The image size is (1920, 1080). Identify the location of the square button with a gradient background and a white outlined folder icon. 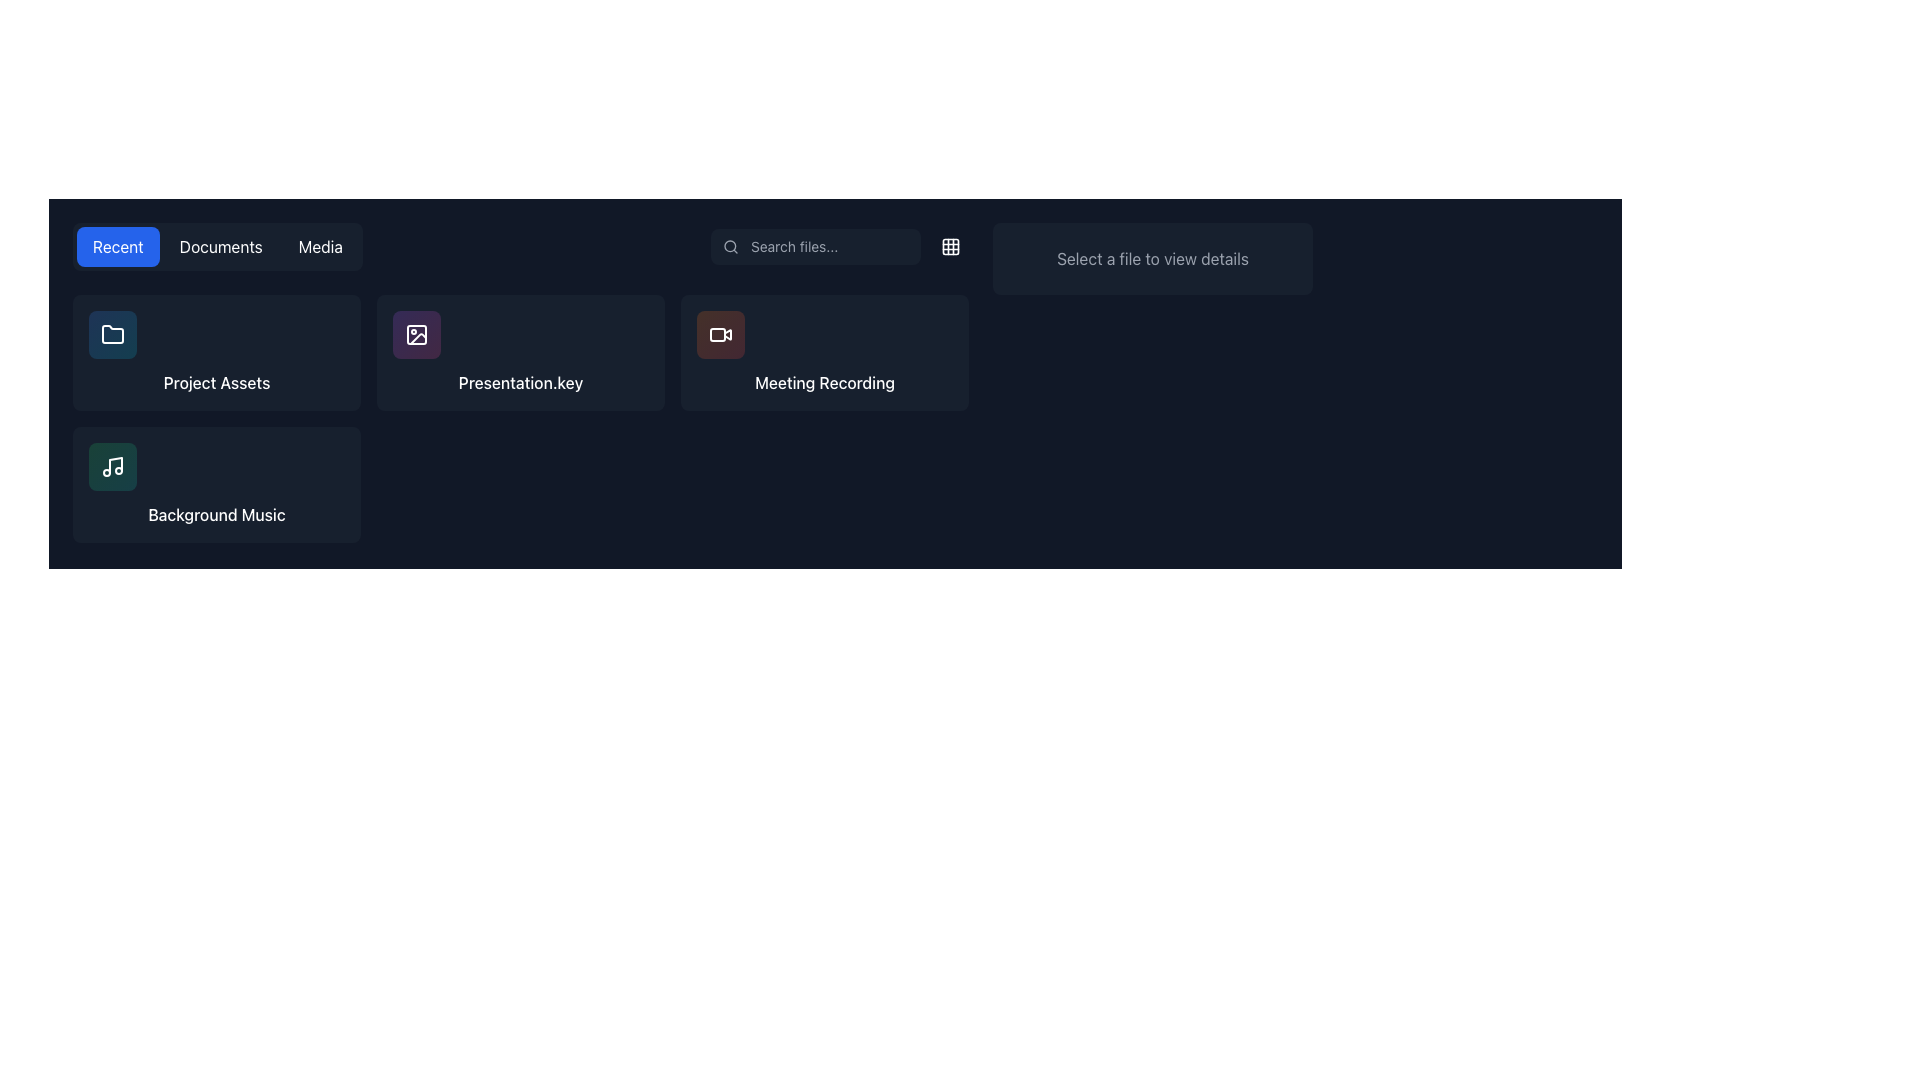
(112, 334).